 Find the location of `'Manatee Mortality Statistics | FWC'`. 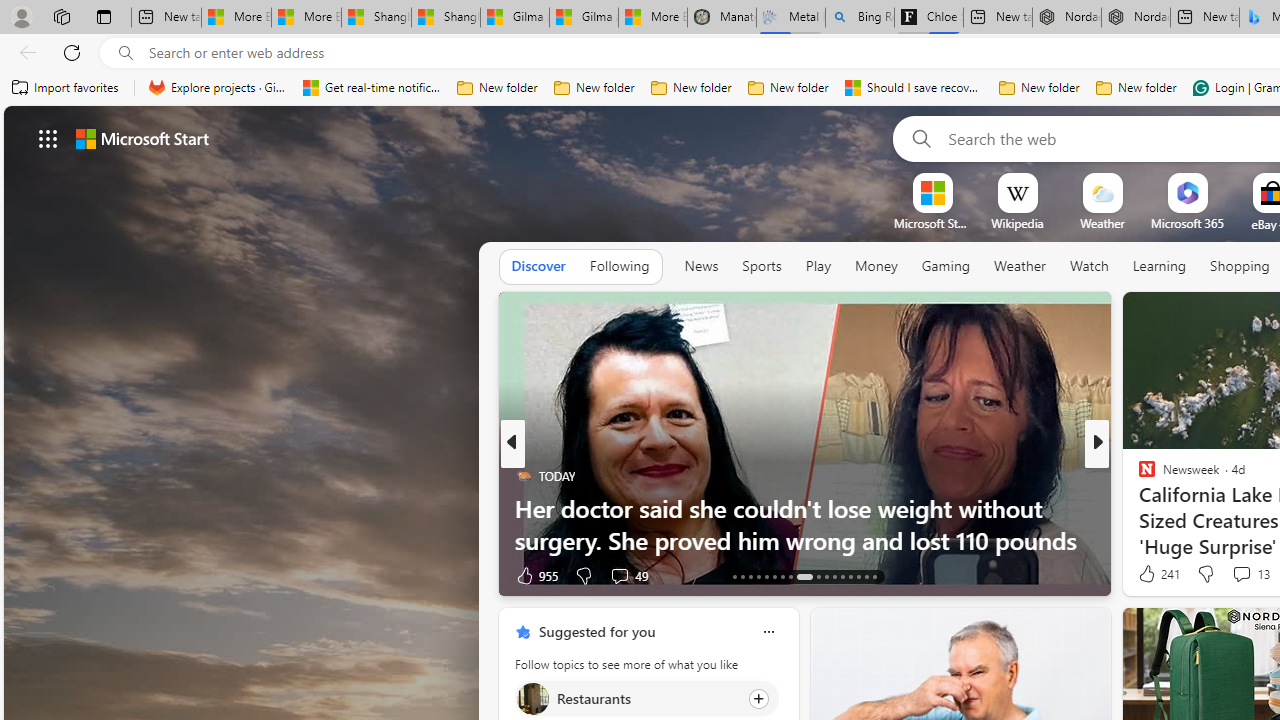

'Manatee Mortality Statistics | FWC' is located at coordinates (720, 17).